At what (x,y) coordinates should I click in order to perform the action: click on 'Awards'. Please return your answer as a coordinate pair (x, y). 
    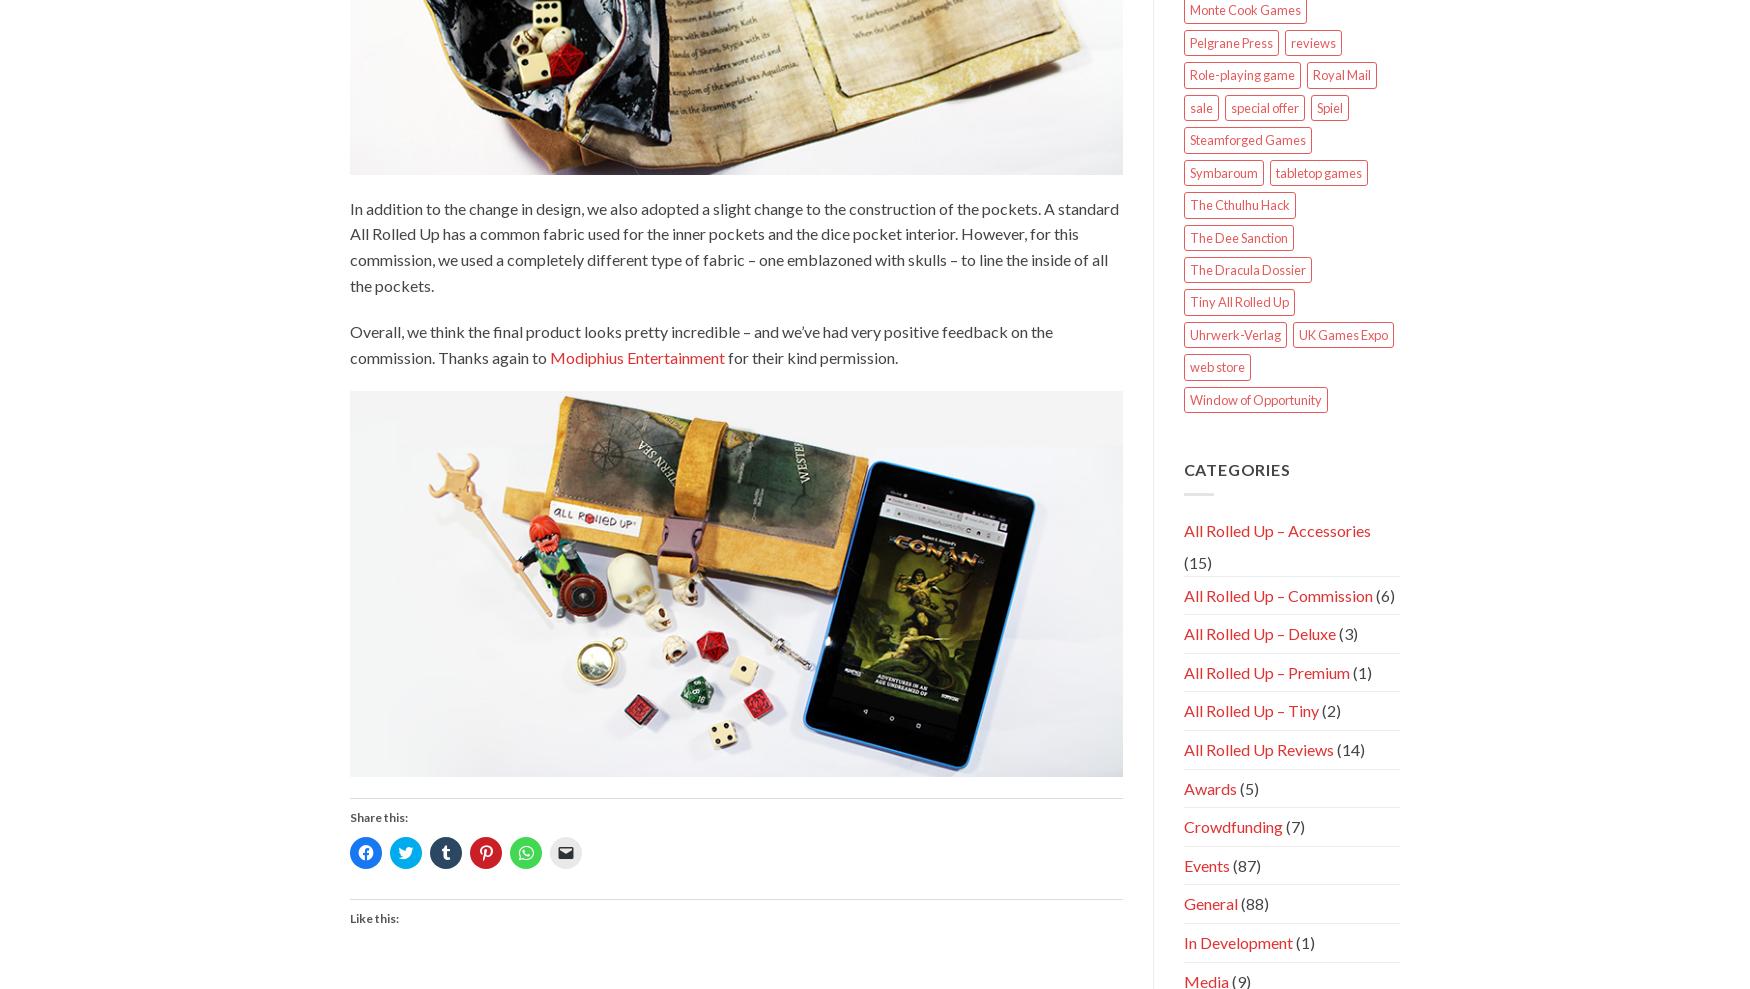
    Looking at the image, I should click on (1182, 786).